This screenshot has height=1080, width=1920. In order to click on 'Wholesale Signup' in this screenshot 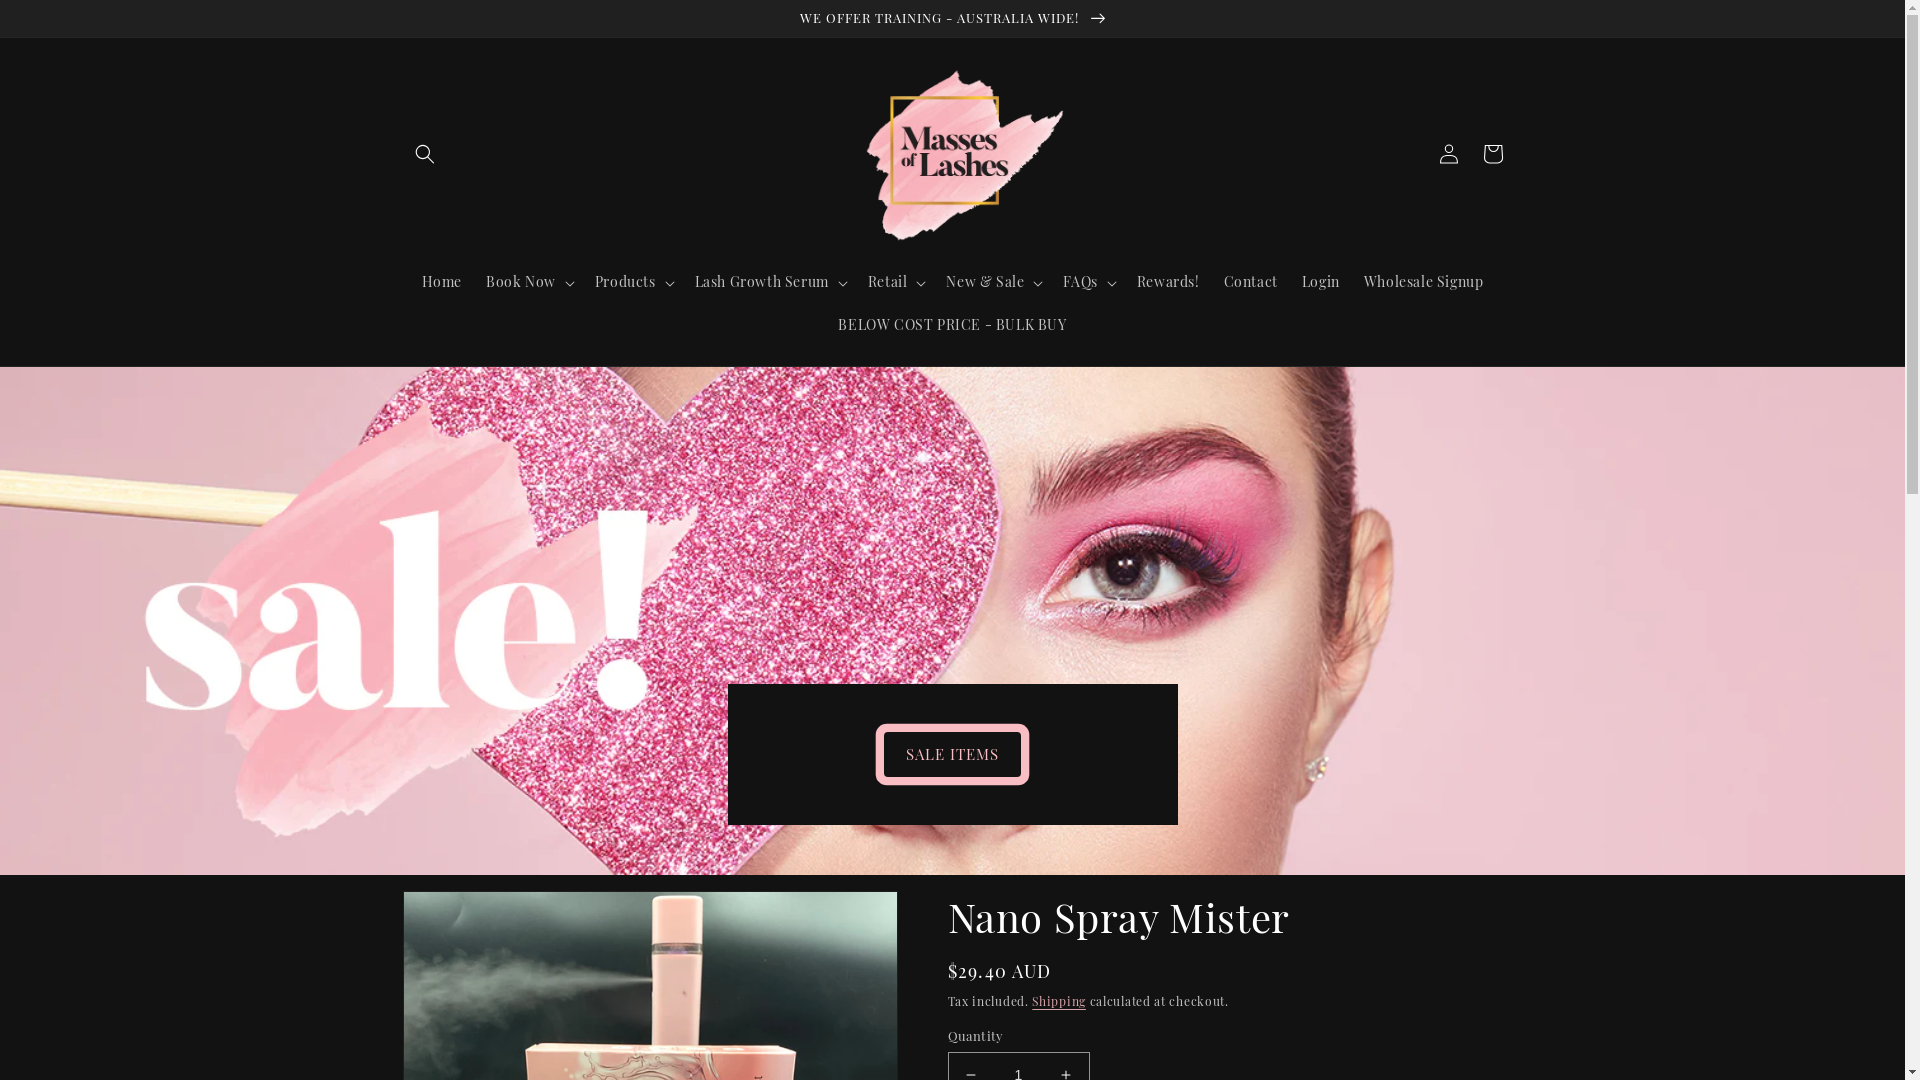, I will do `click(1352, 281)`.